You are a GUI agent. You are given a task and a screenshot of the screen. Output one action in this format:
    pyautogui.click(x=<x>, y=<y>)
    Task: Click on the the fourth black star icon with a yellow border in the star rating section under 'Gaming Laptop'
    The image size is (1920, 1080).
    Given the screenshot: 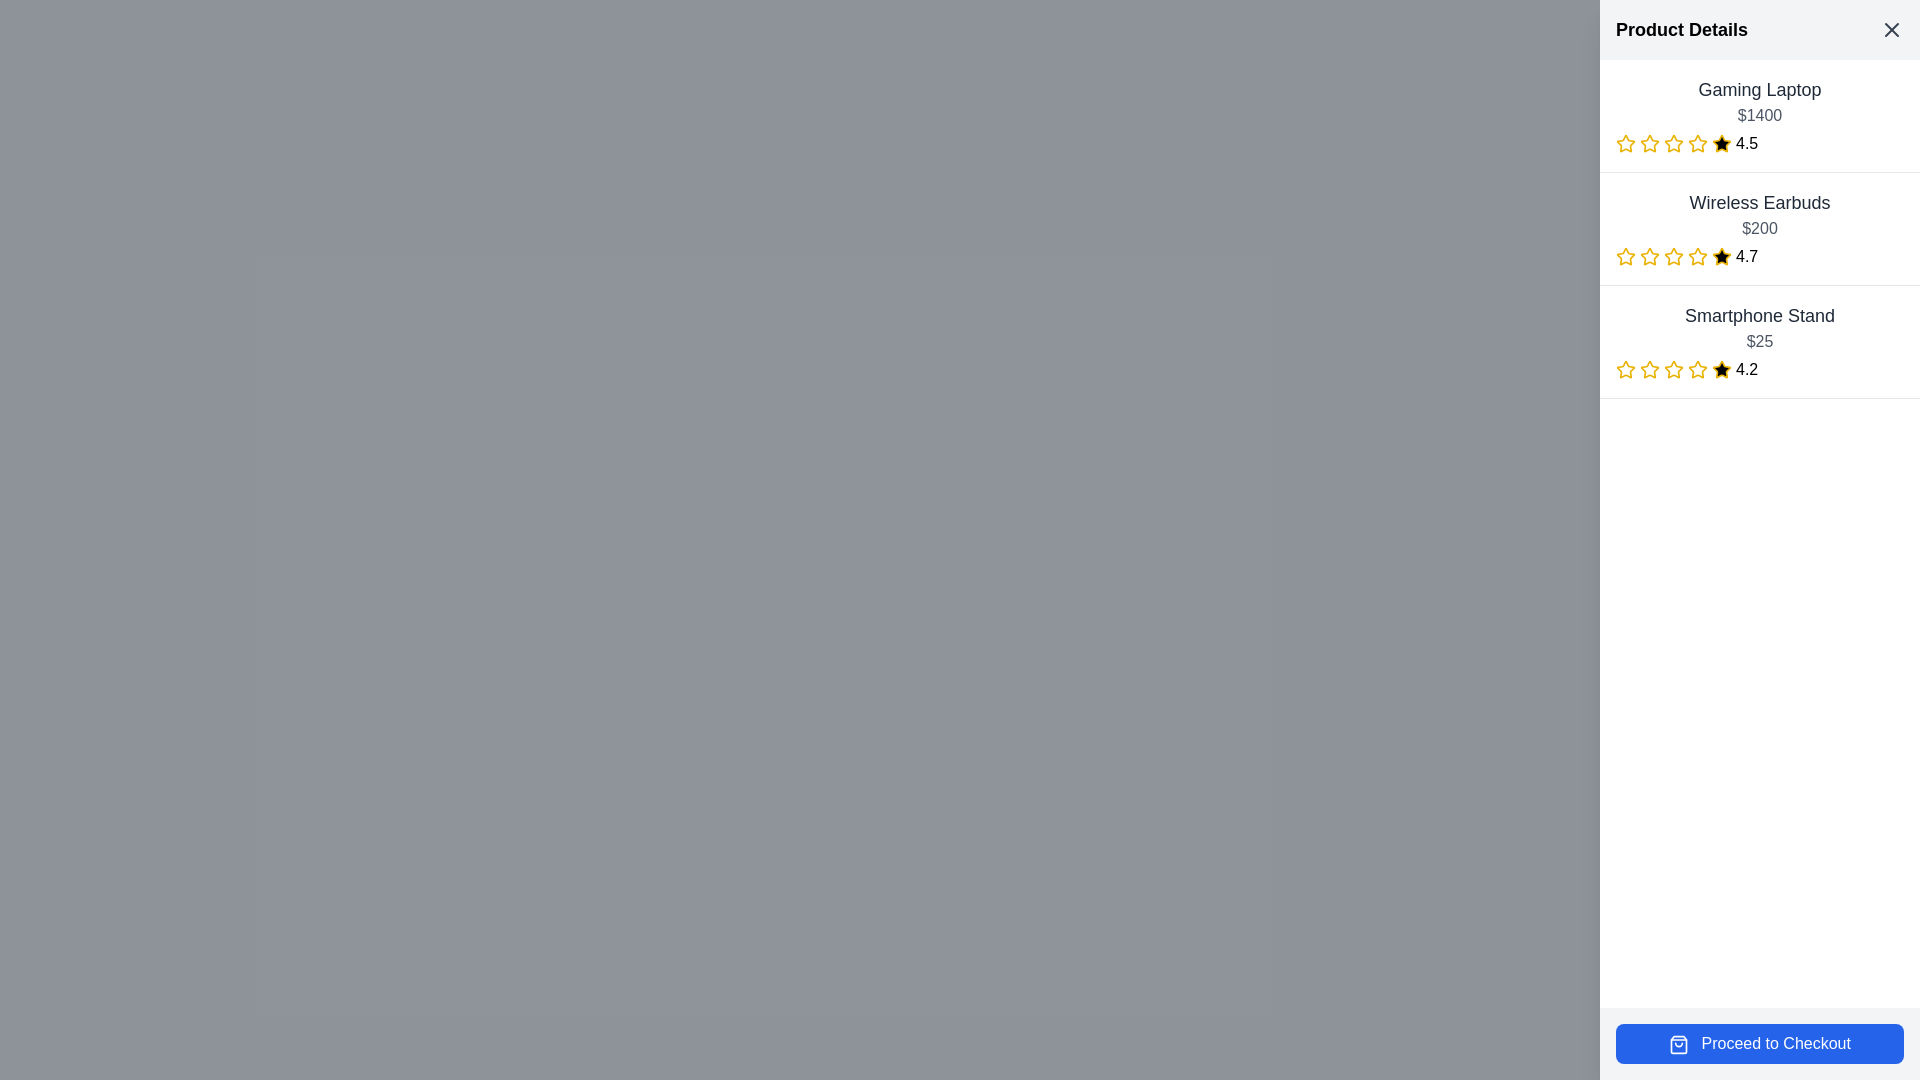 What is the action you would take?
    pyautogui.click(x=1721, y=142)
    